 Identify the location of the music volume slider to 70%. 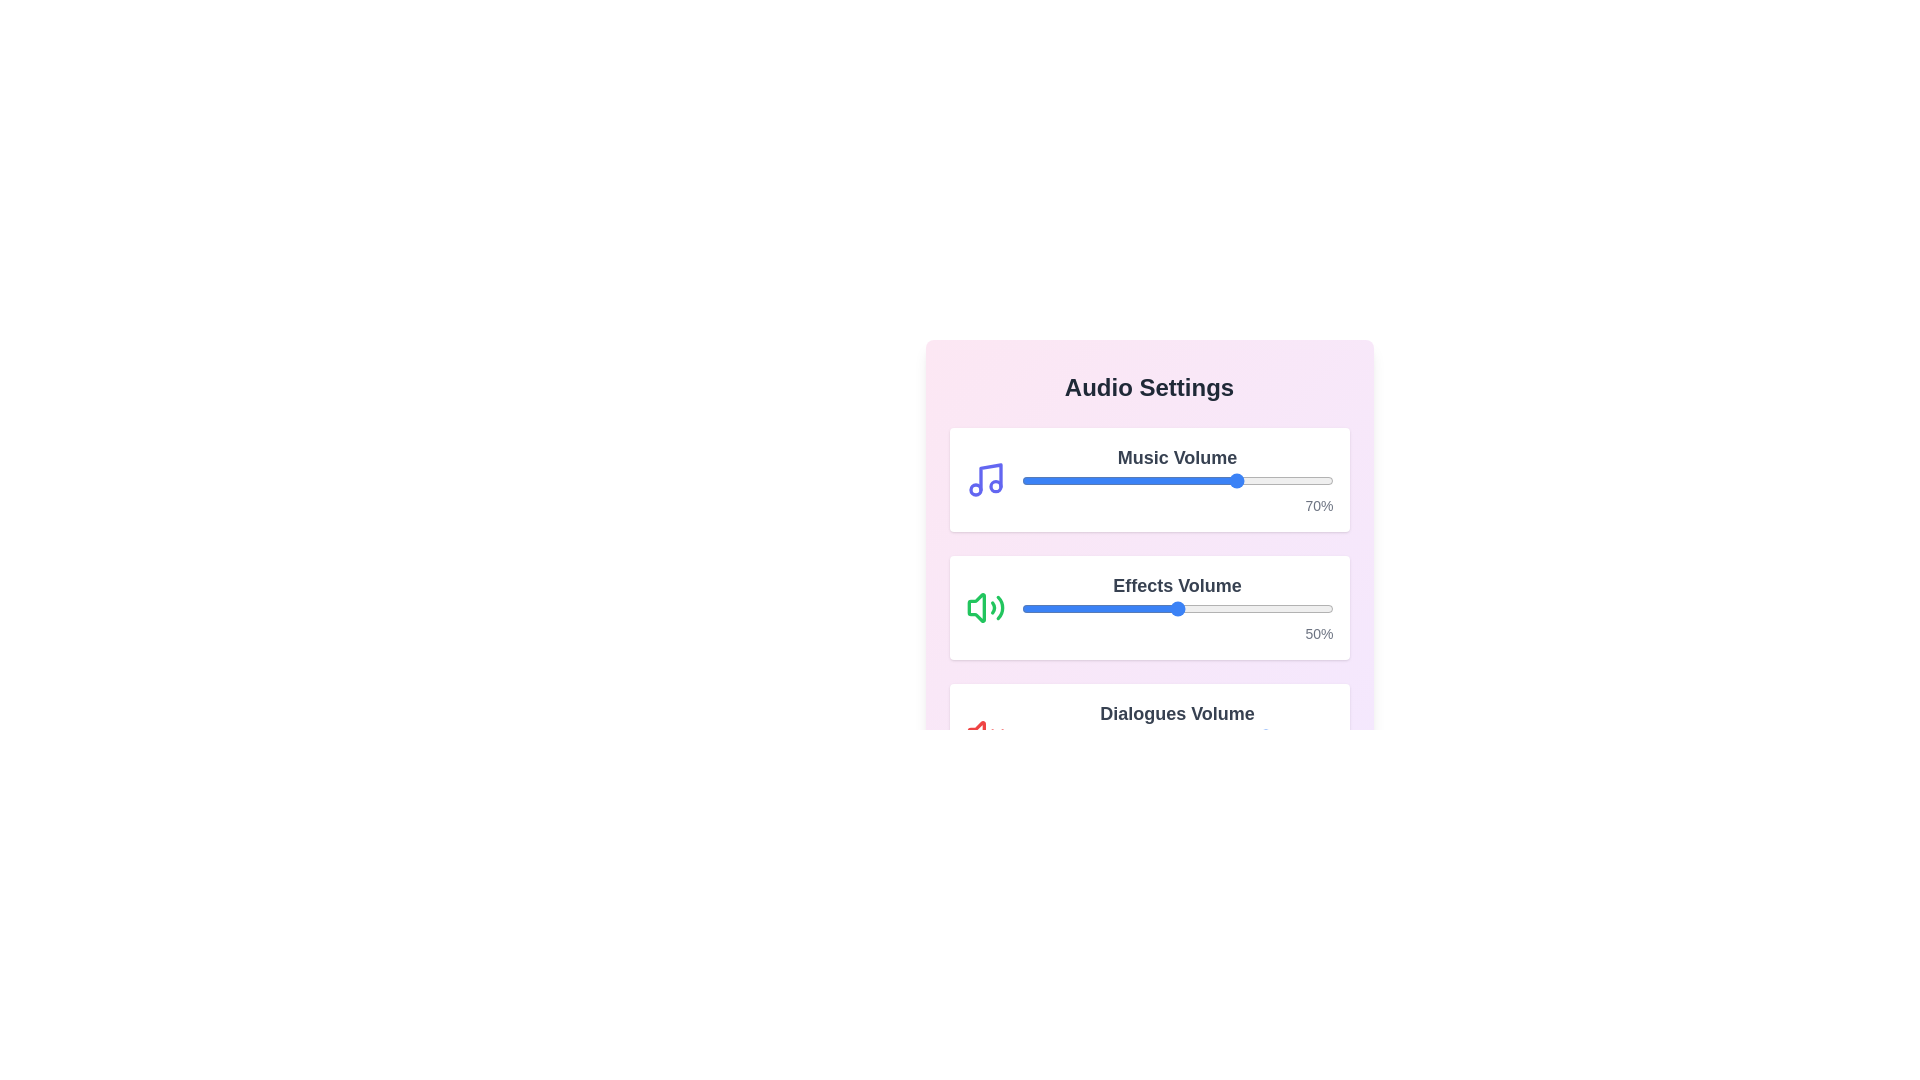
(1238, 481).